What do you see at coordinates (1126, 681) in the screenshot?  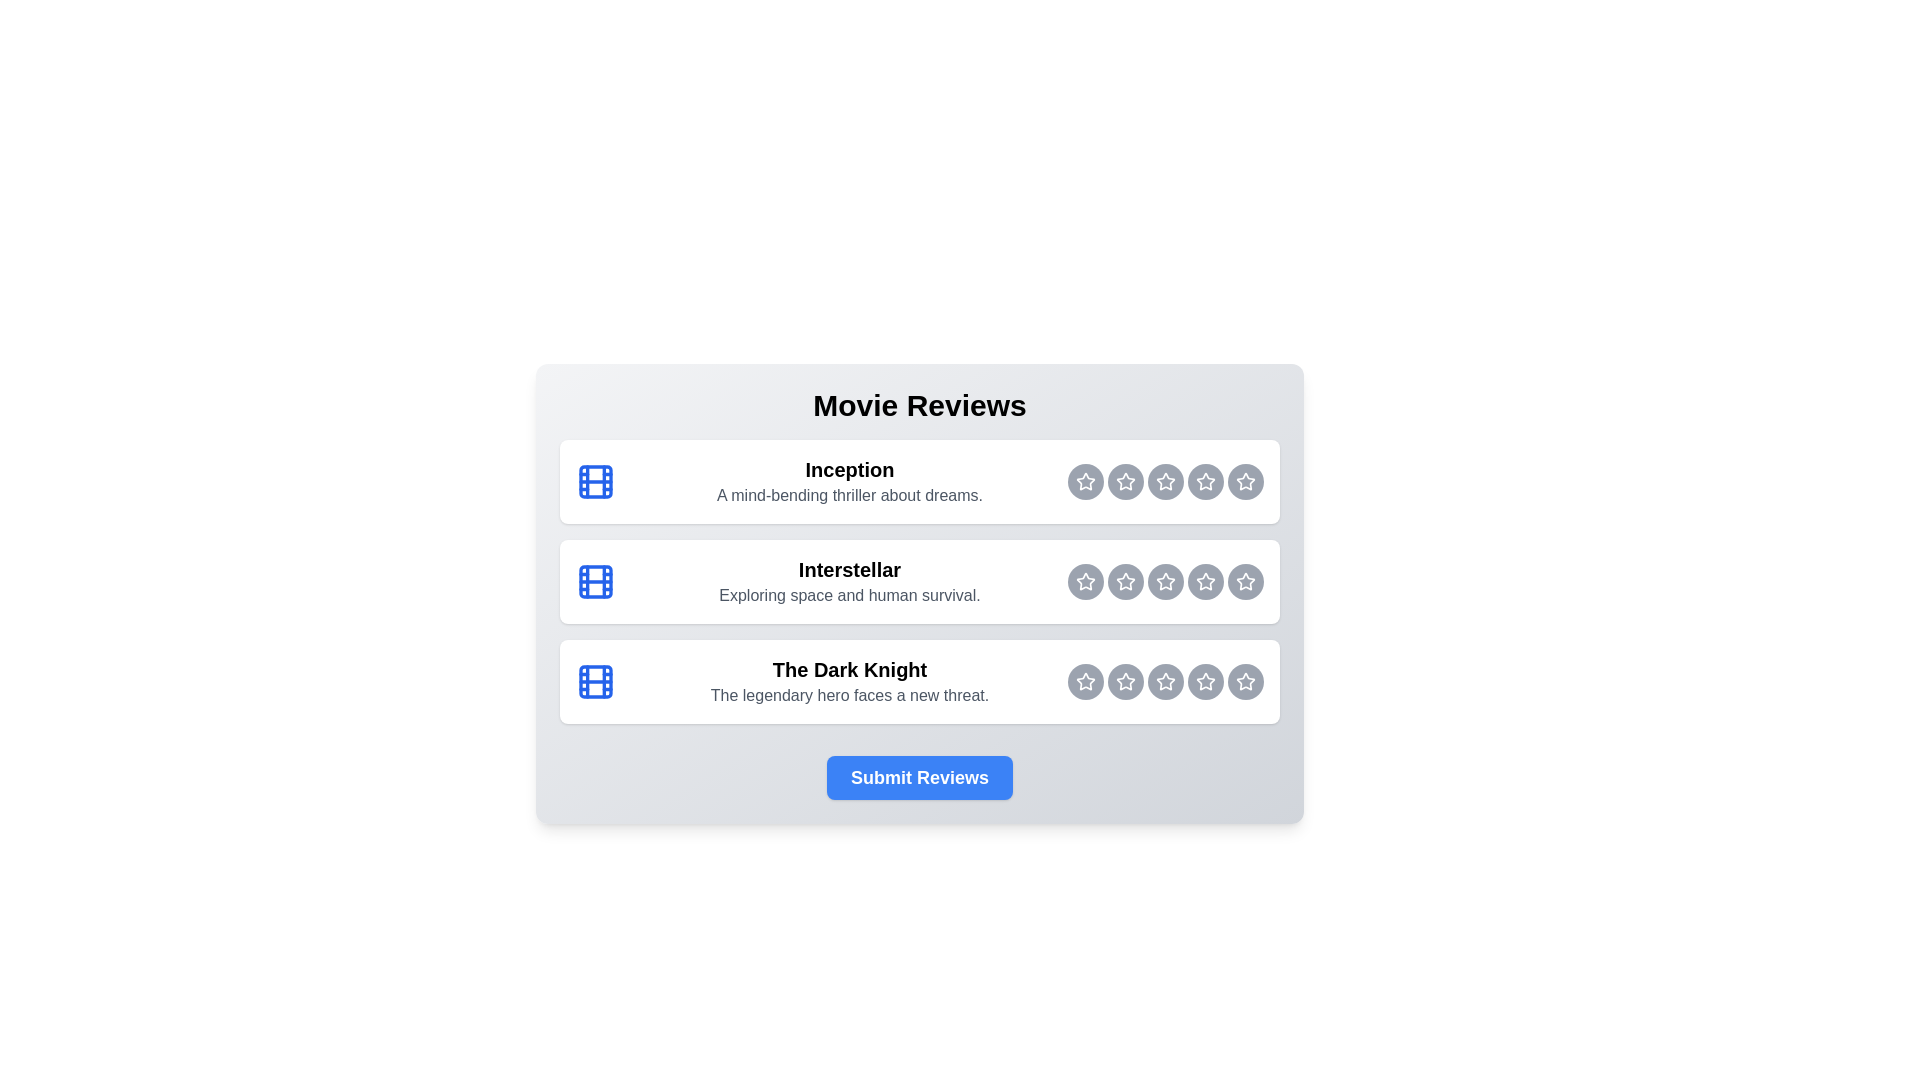 I see `the rating button for The Dark Knight at 2 stars` at bounding box center [1126, 681].